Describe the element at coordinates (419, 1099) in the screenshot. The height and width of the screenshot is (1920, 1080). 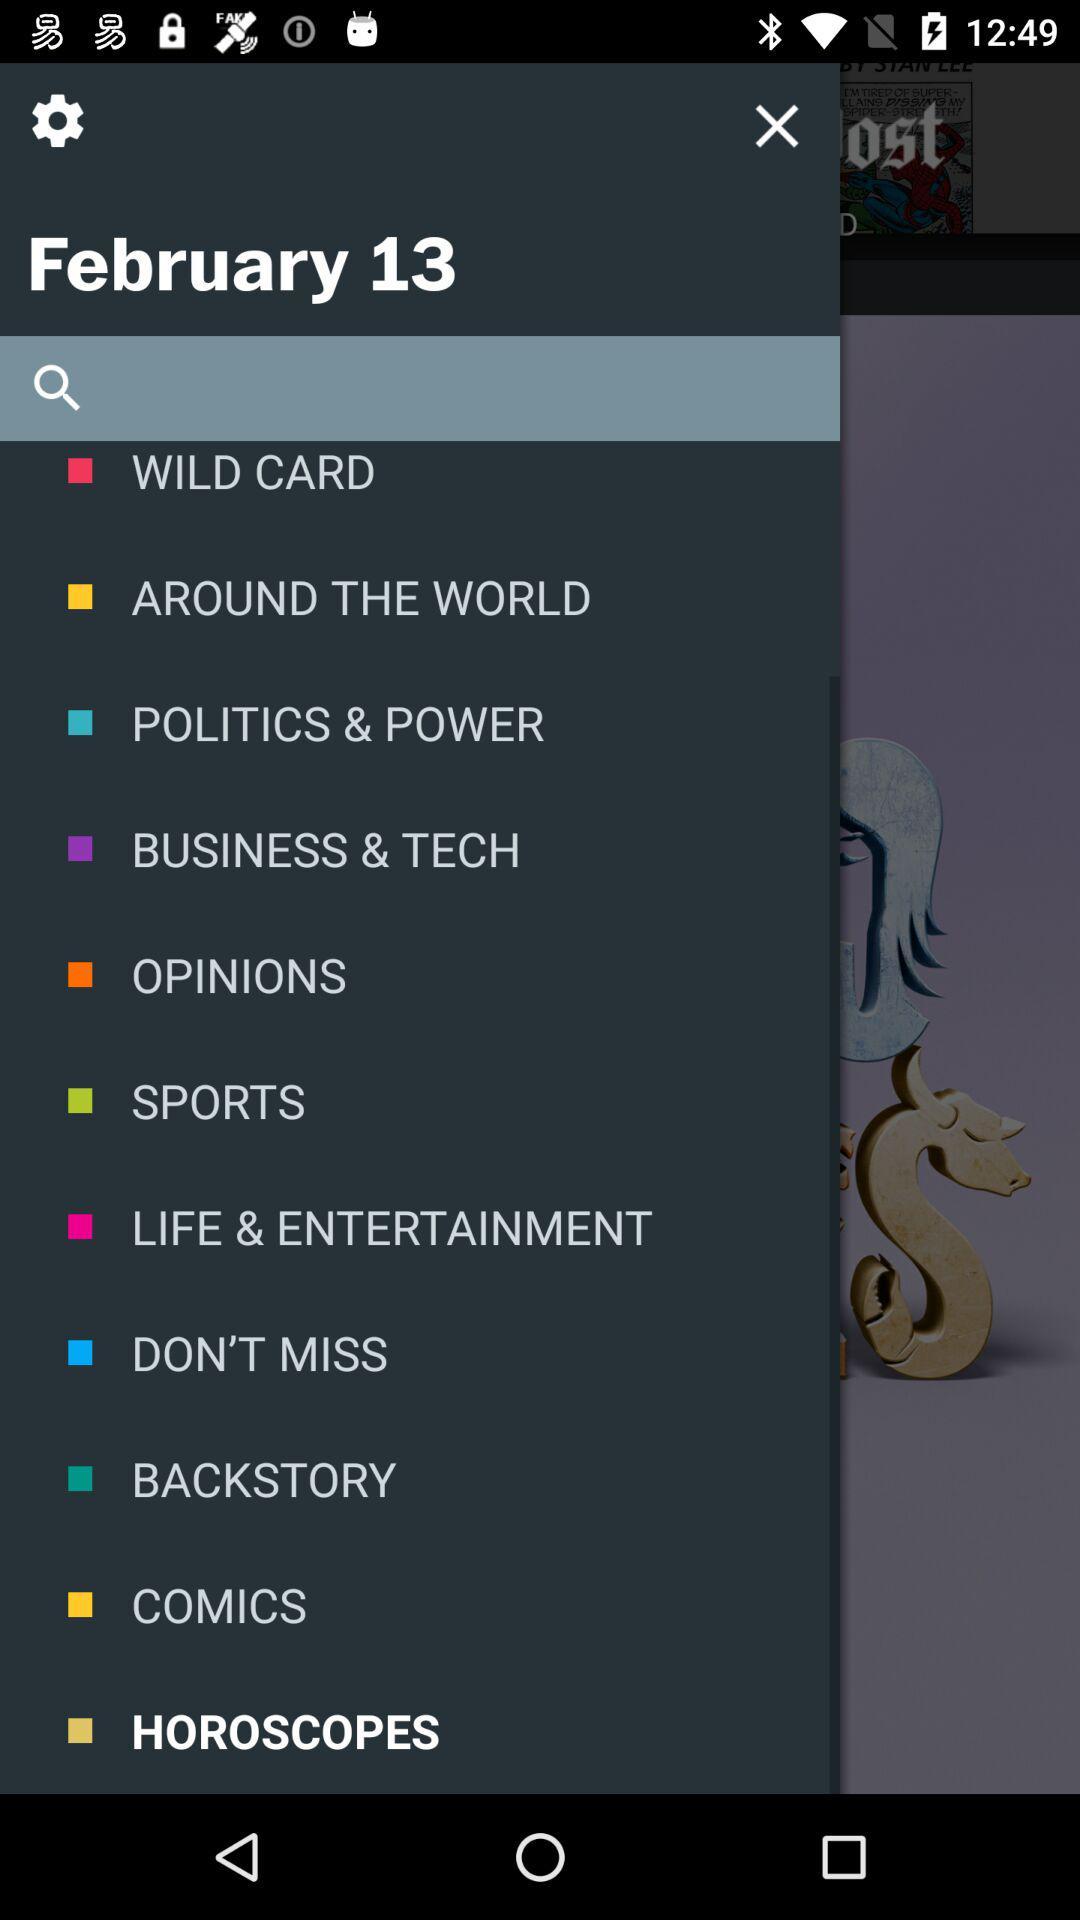
I see `the sports icon` at that location.